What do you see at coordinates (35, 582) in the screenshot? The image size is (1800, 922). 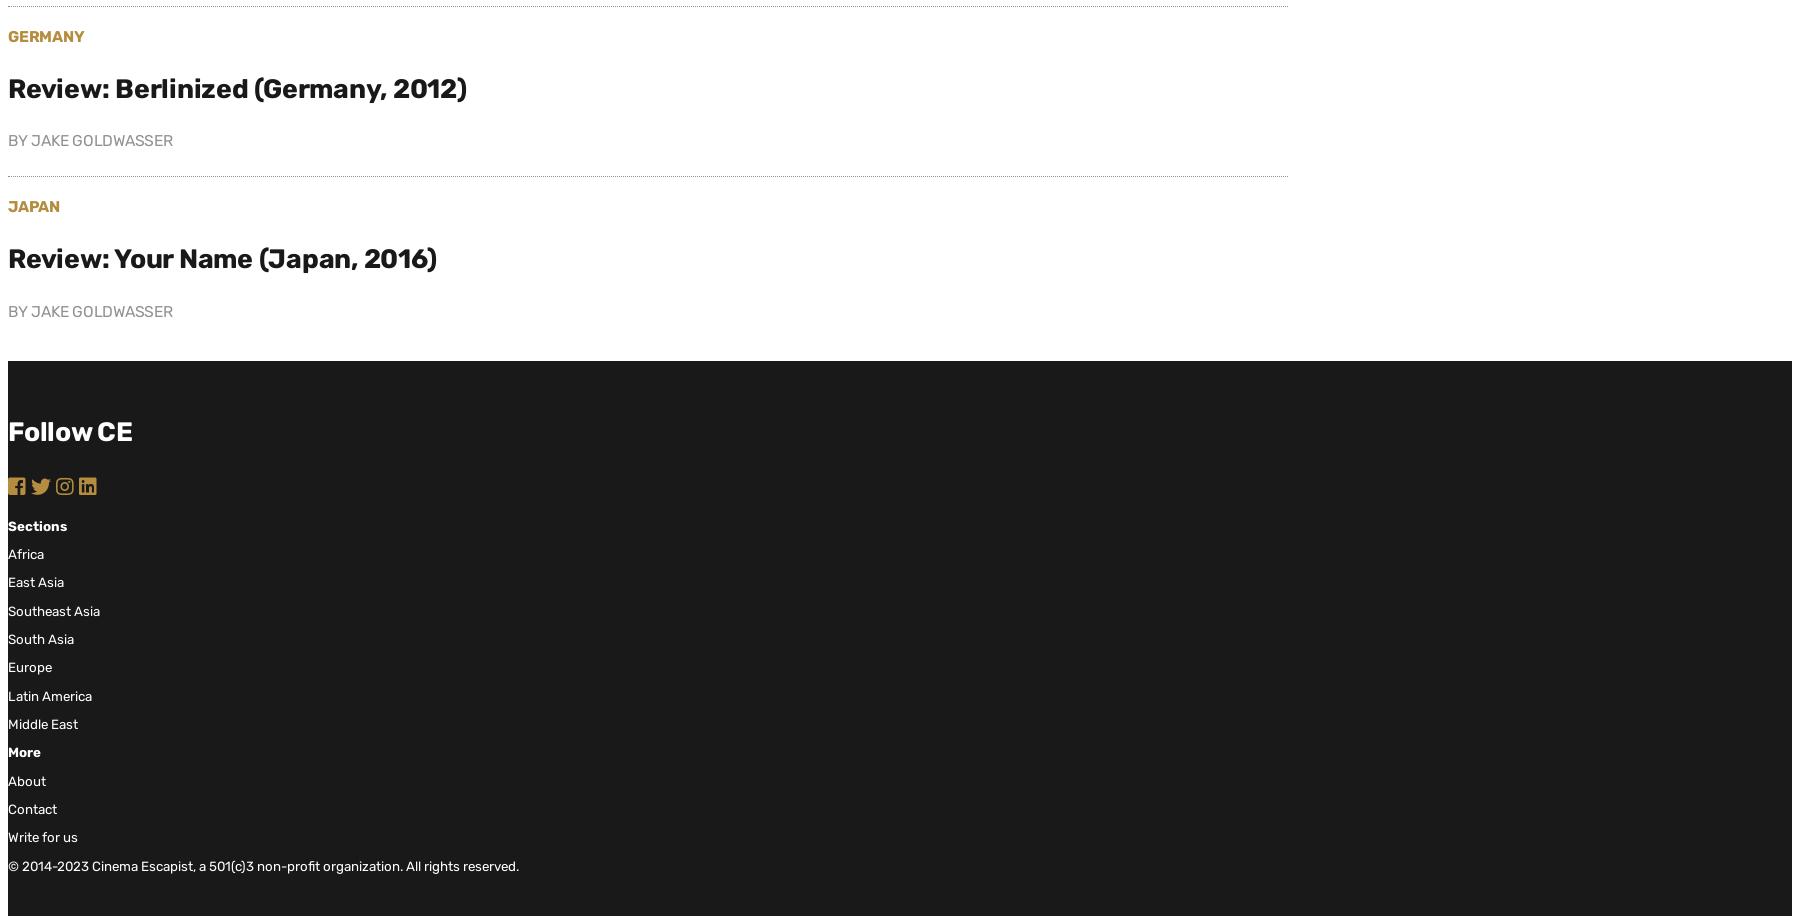 I see `'East Asia'` at bounding box center [35, 582].